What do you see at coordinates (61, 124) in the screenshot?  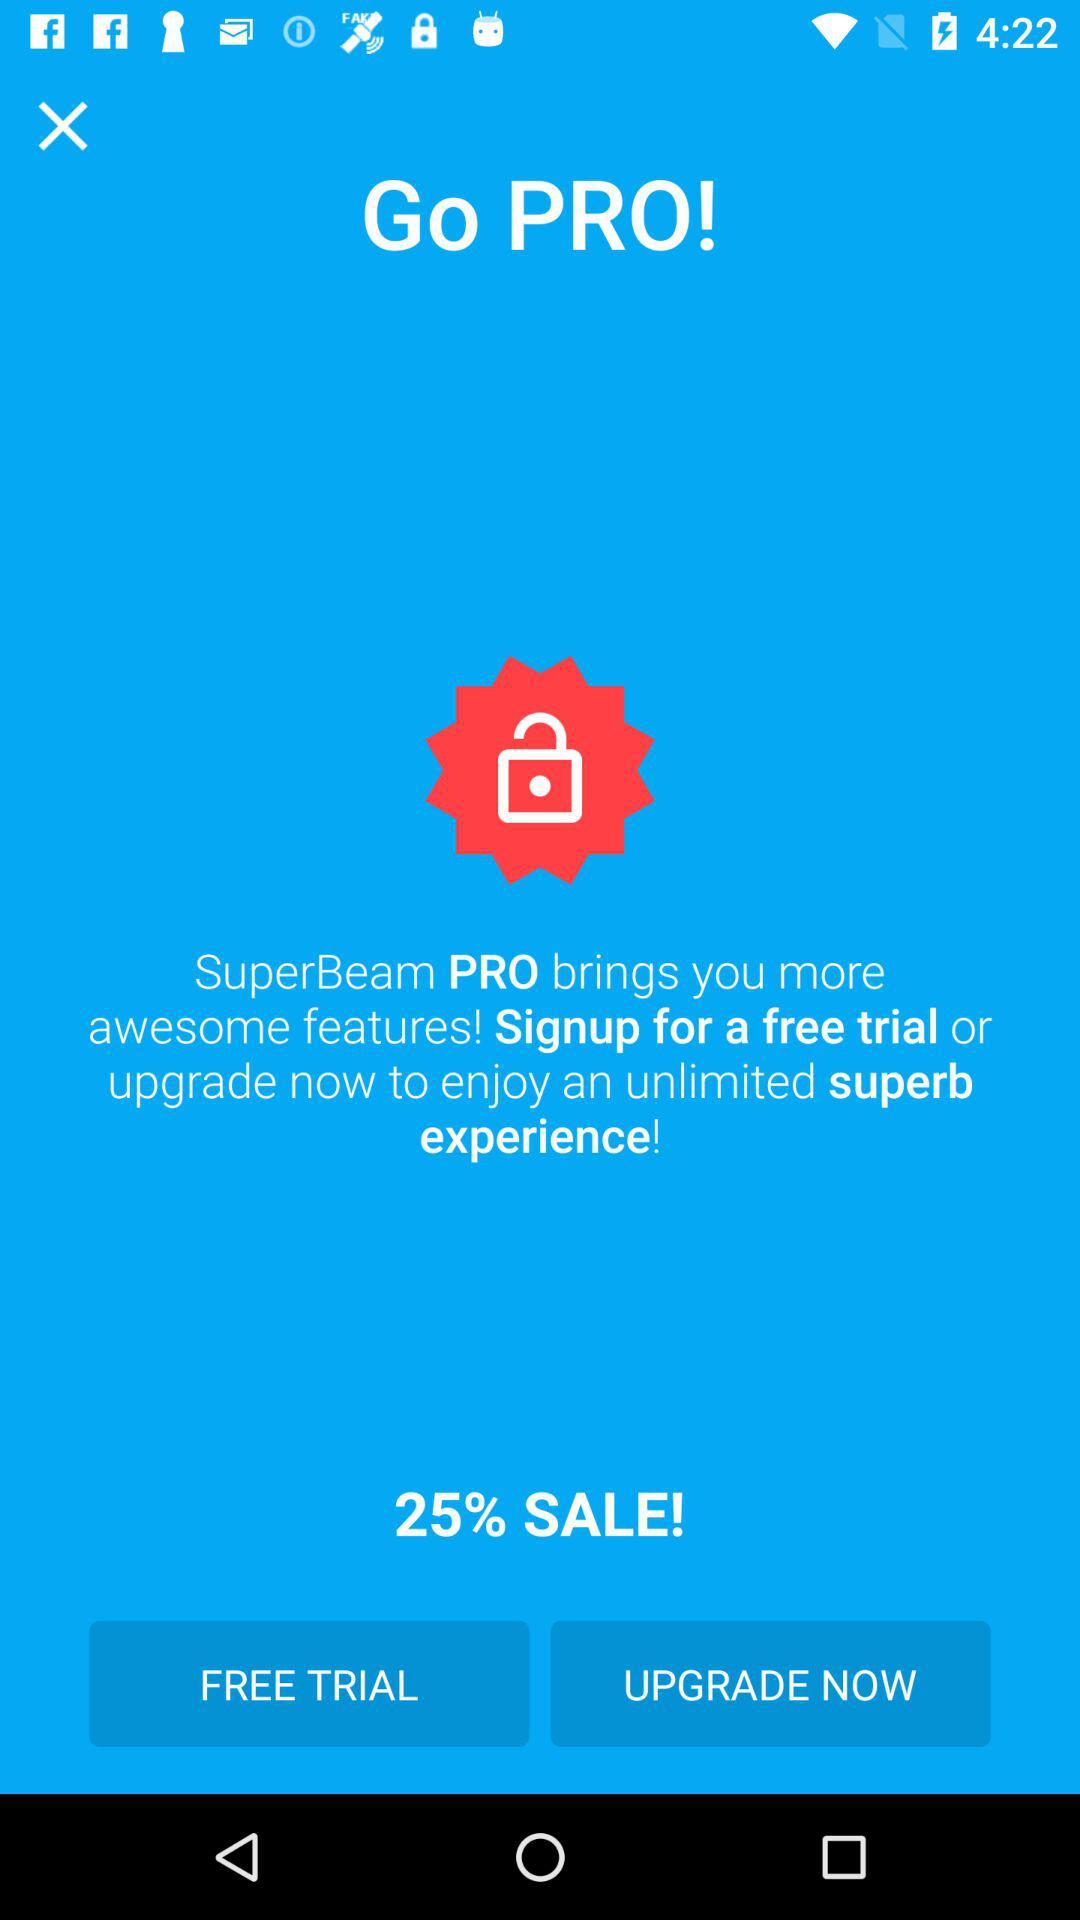 I see `current window` at bounding box center [61, 124].